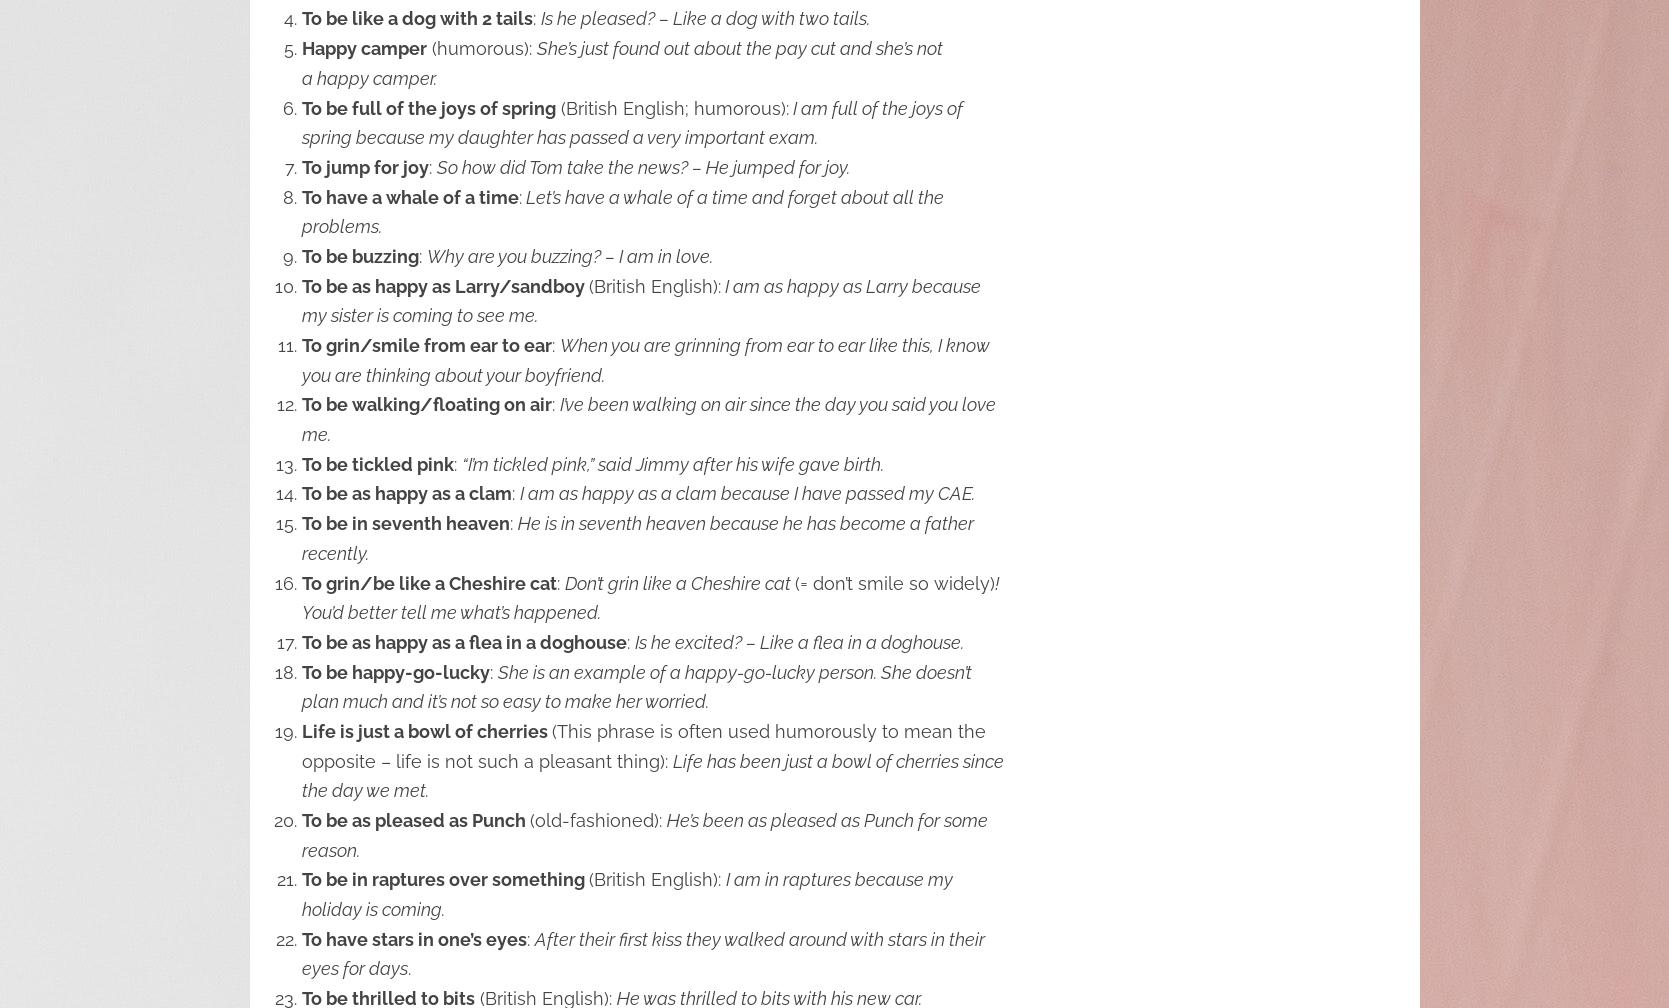 The image size is (1669, 1008). I want to click on 'To be walking/floating on air', so click(300, 404).